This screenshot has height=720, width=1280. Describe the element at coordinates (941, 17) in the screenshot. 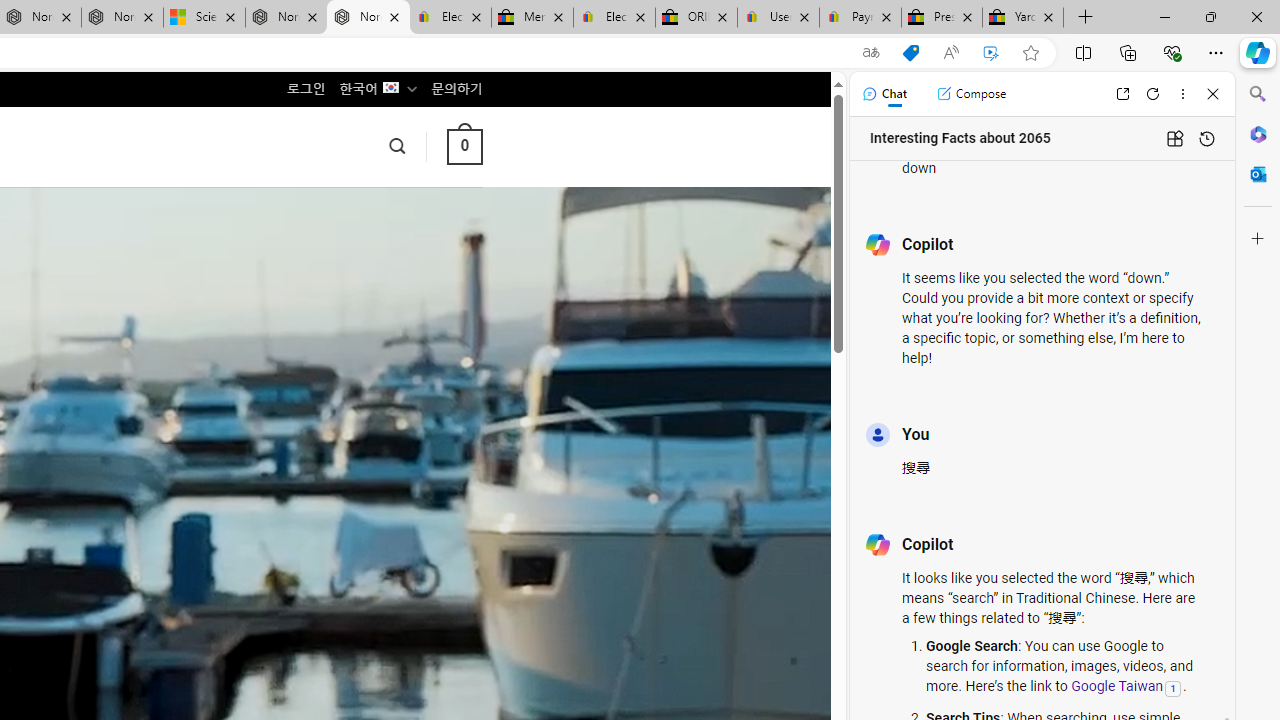

I see `'Press Room - eBay Inc.'` at that location.